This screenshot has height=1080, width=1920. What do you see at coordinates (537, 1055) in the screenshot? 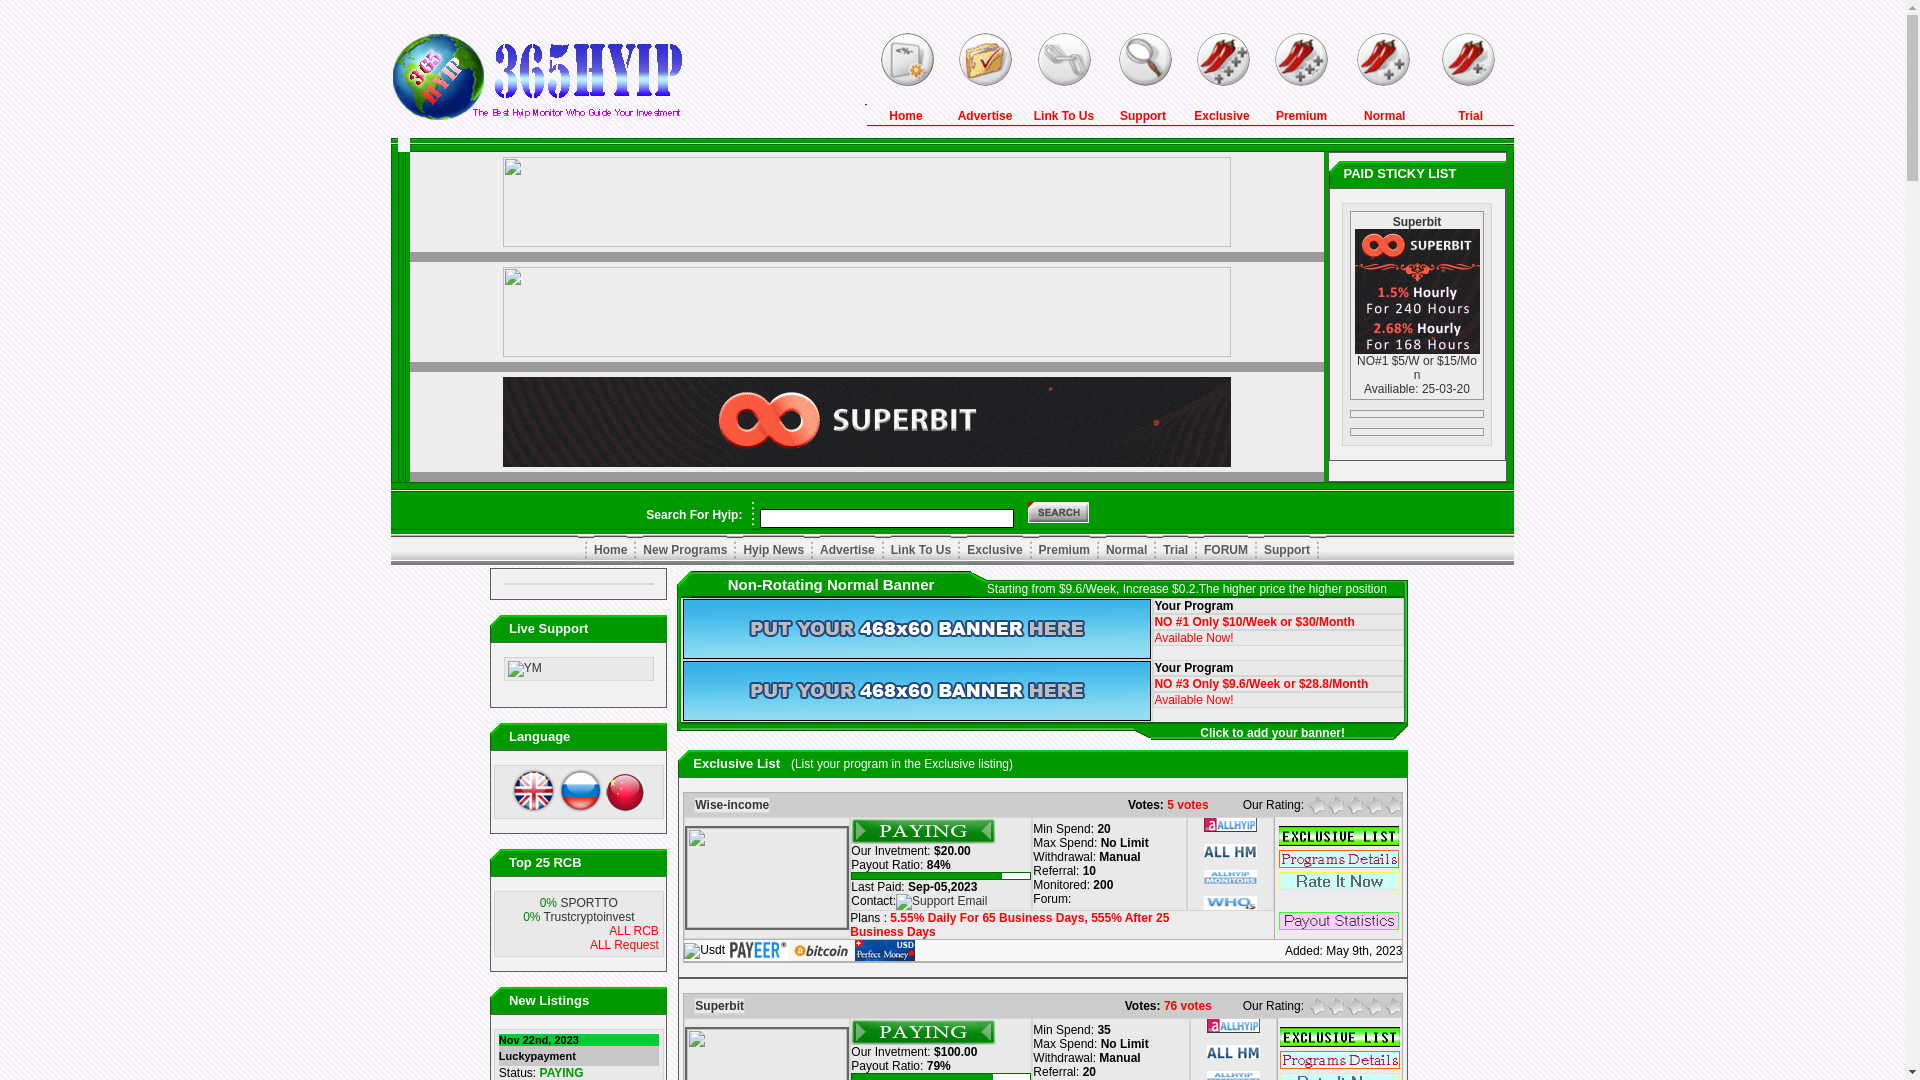
I see `'Luckypayment'` at bounding box center [537, 1055].